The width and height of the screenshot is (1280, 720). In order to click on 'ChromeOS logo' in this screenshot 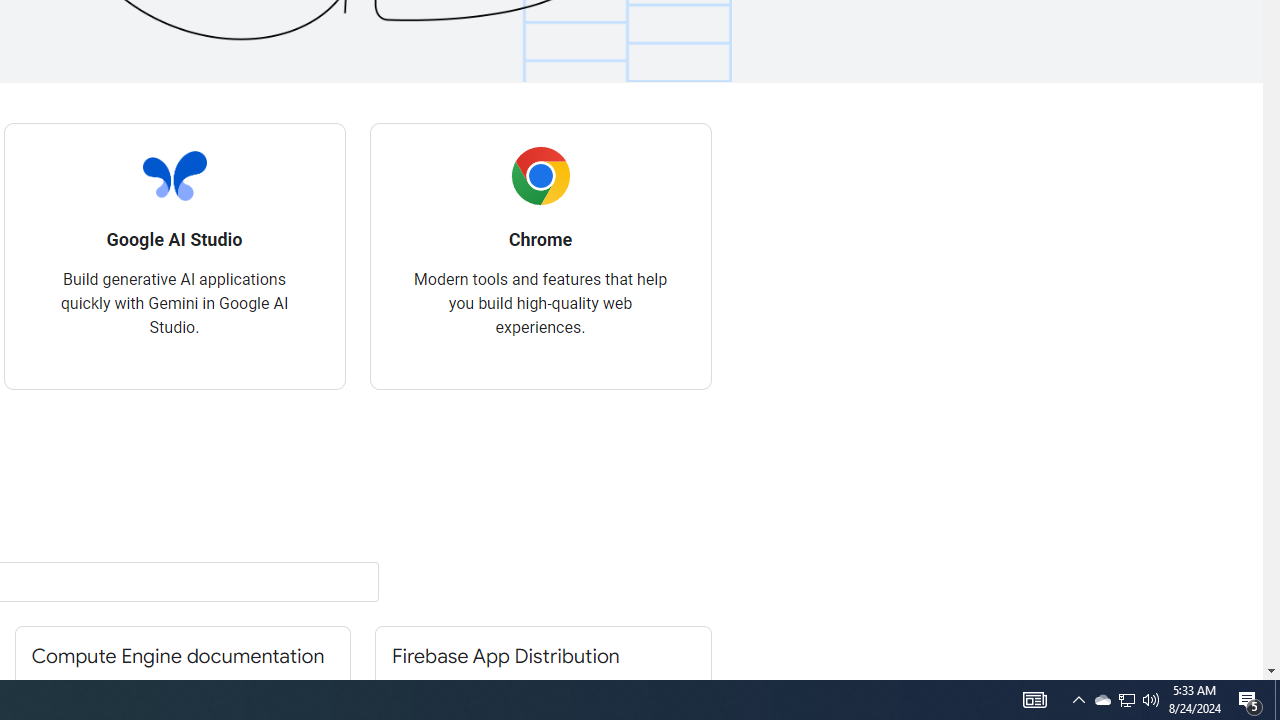, I will do `click(540, 175)`.